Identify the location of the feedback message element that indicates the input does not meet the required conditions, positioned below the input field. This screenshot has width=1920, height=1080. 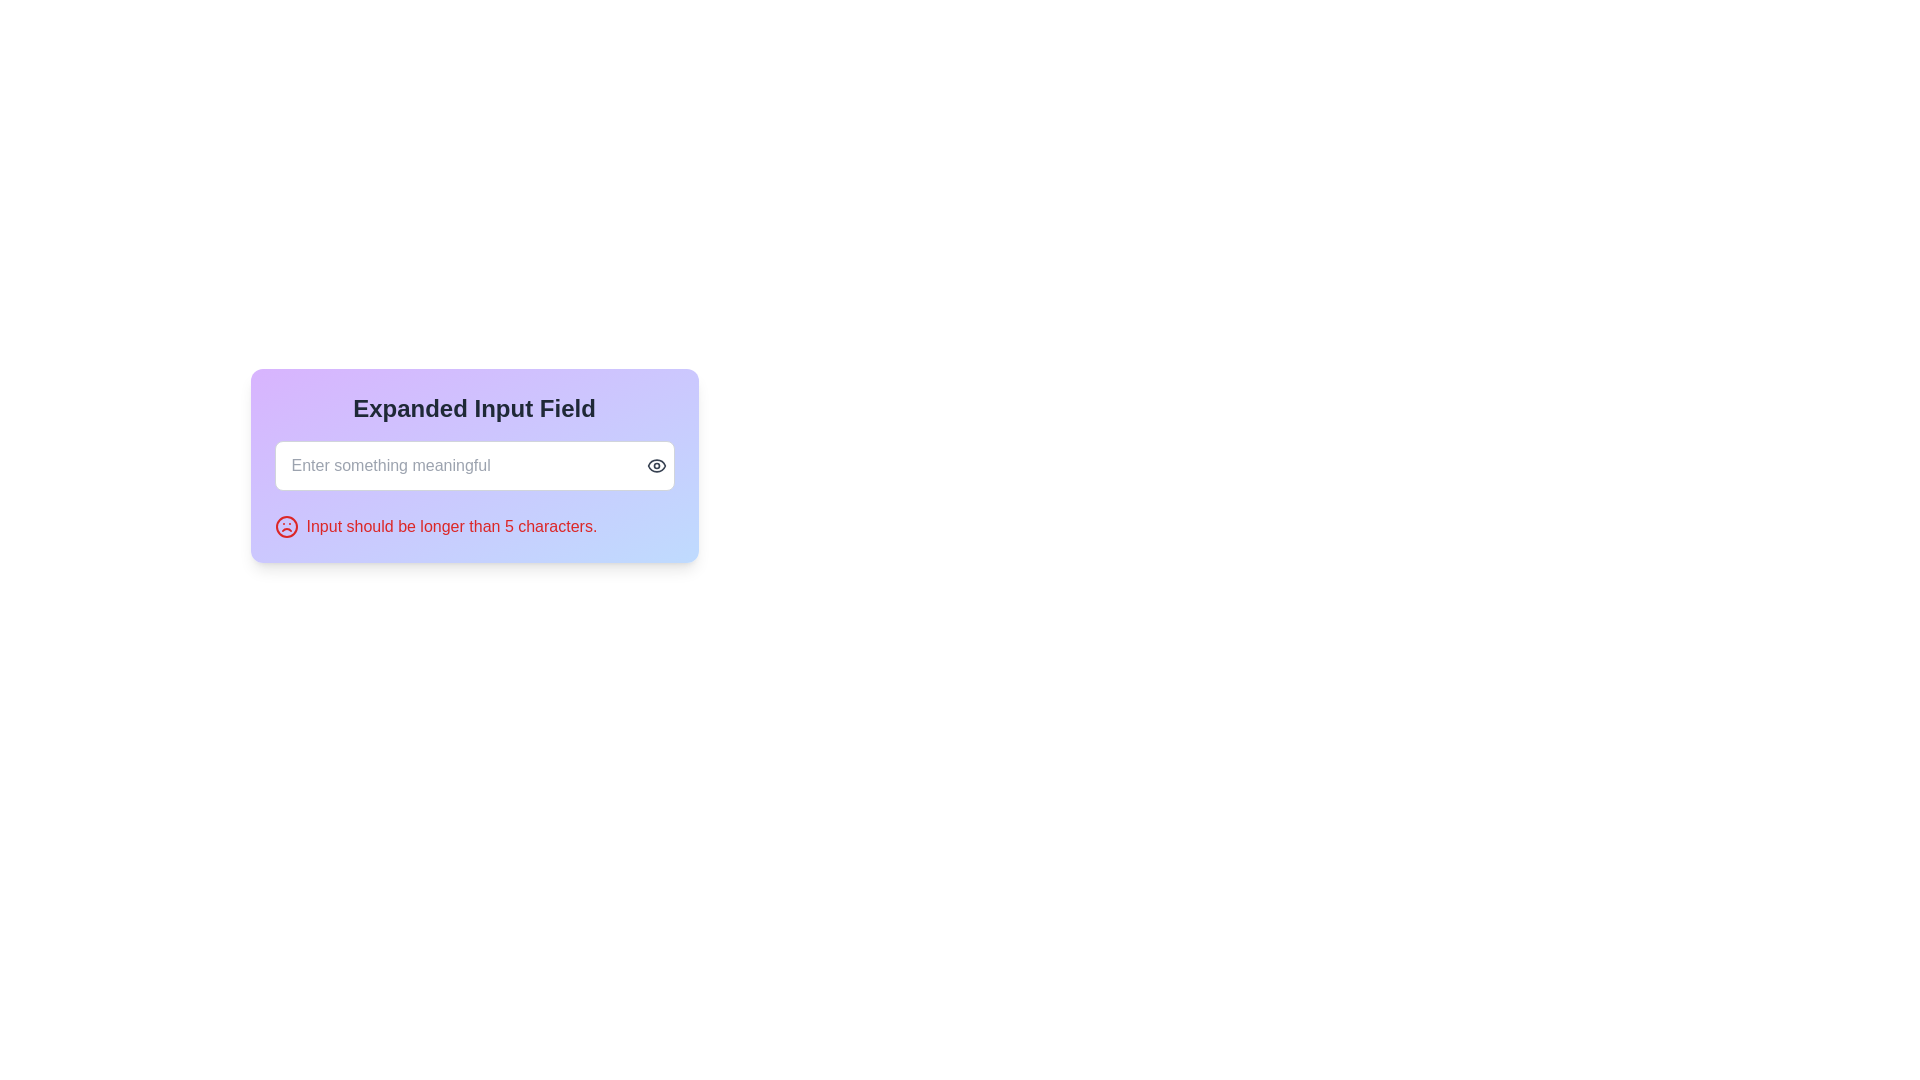
(473, 526).